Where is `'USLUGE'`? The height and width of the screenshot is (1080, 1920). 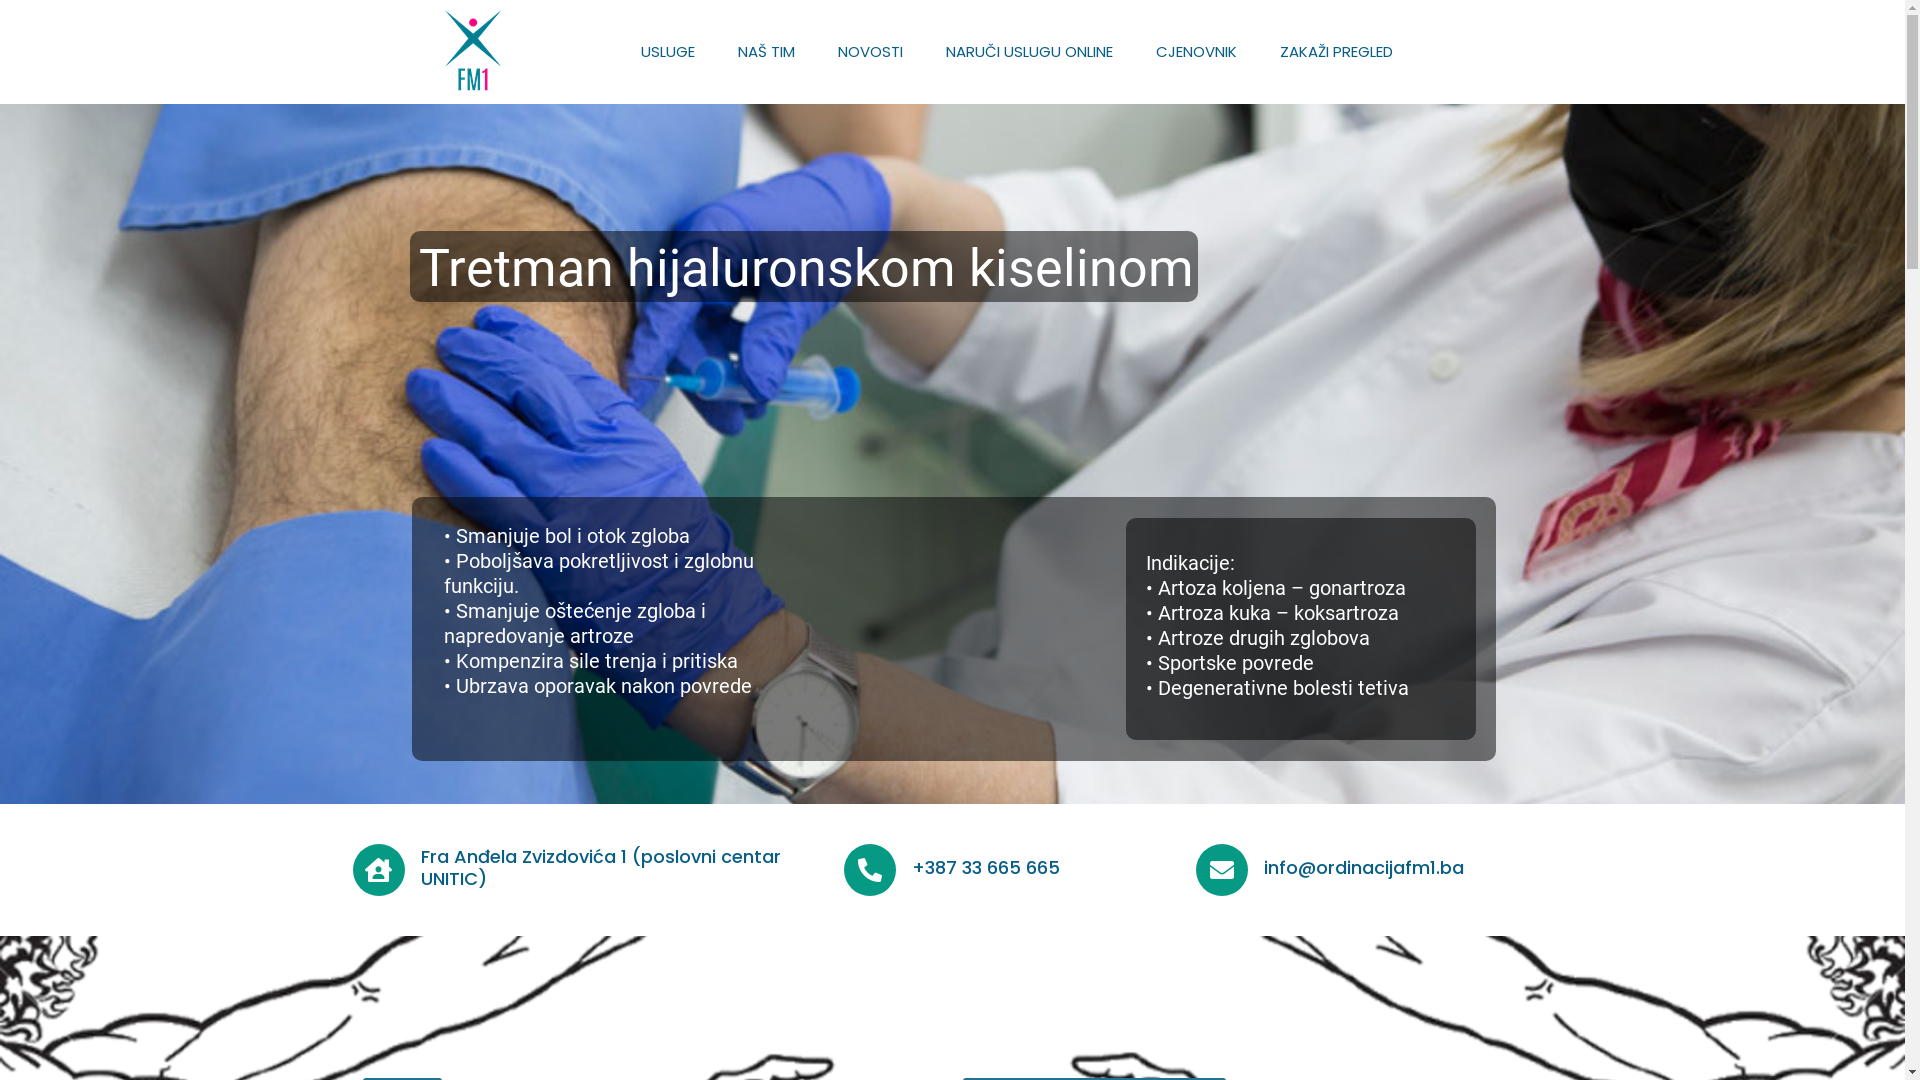
'USLUGE' is located at coordinates (667, 50).